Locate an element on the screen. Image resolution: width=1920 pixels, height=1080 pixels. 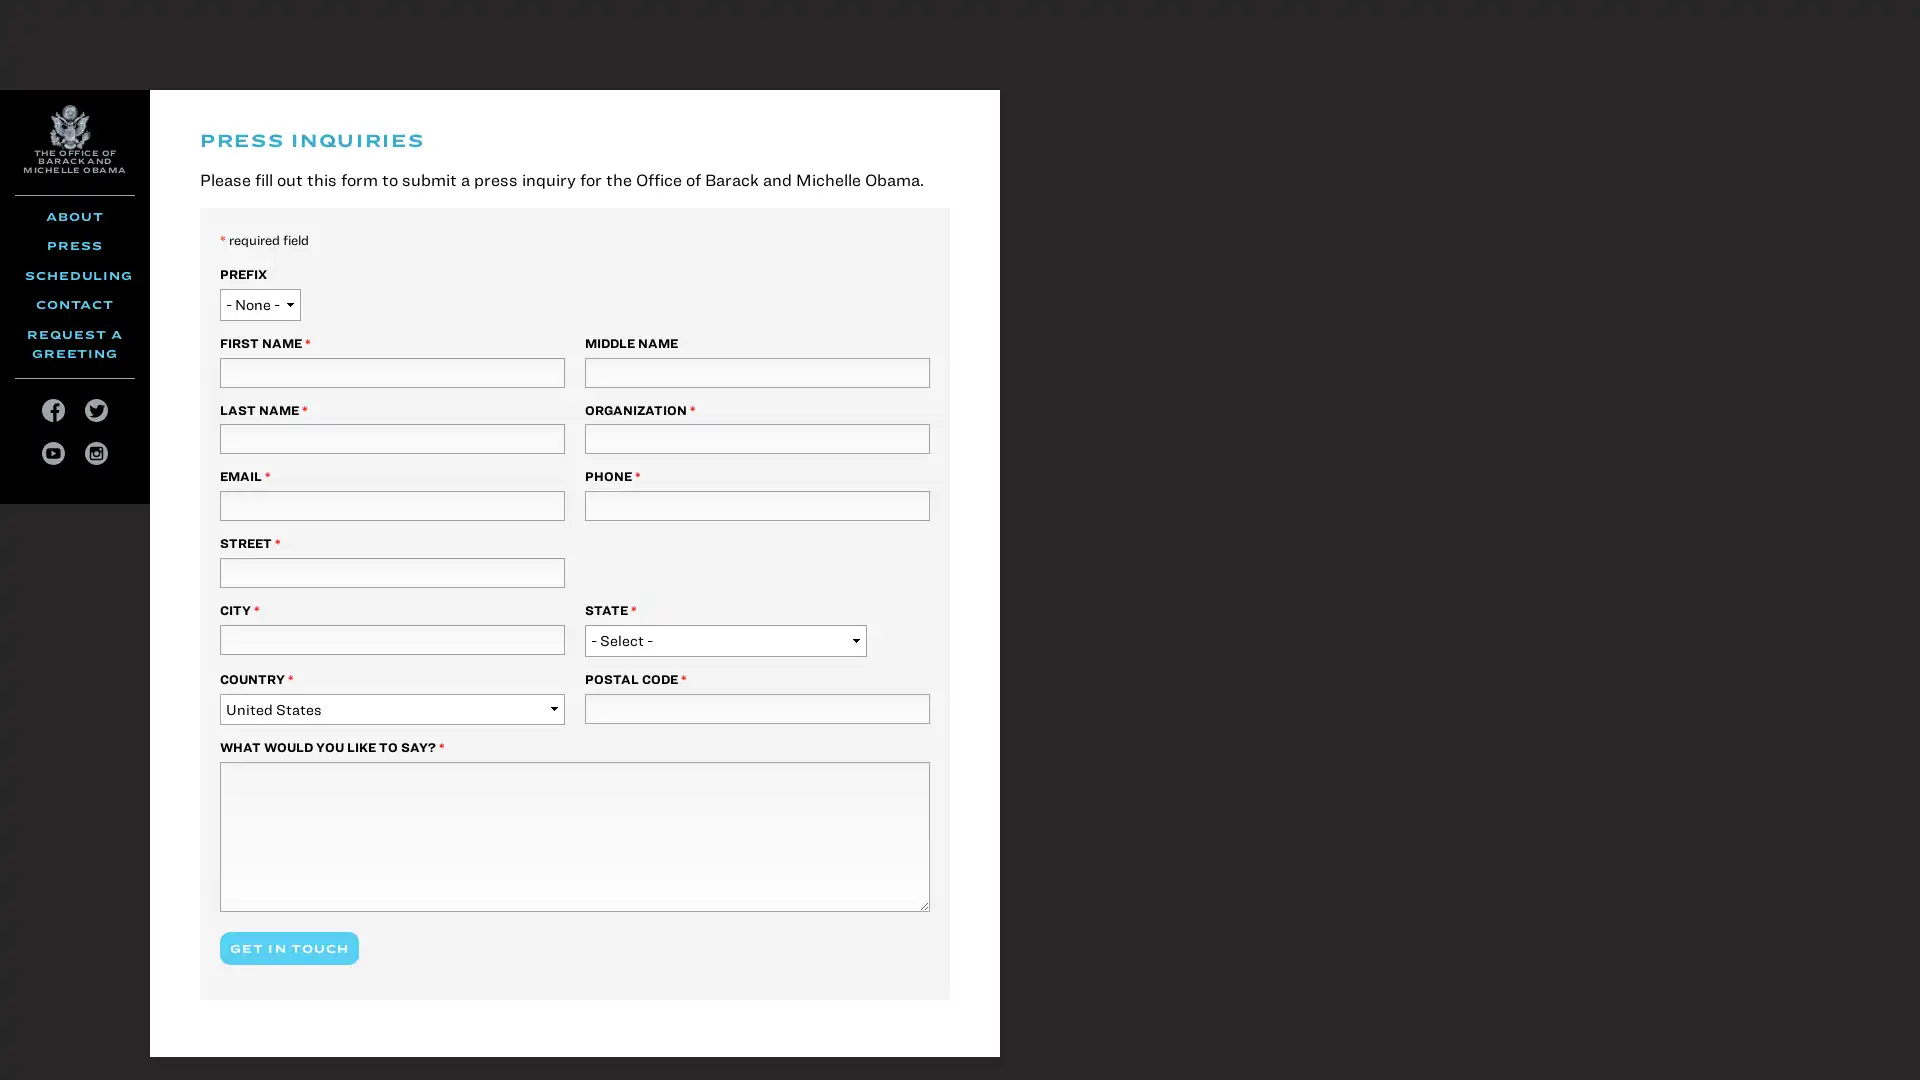
GET IN TOUCH is located at coordinates (288, 947).